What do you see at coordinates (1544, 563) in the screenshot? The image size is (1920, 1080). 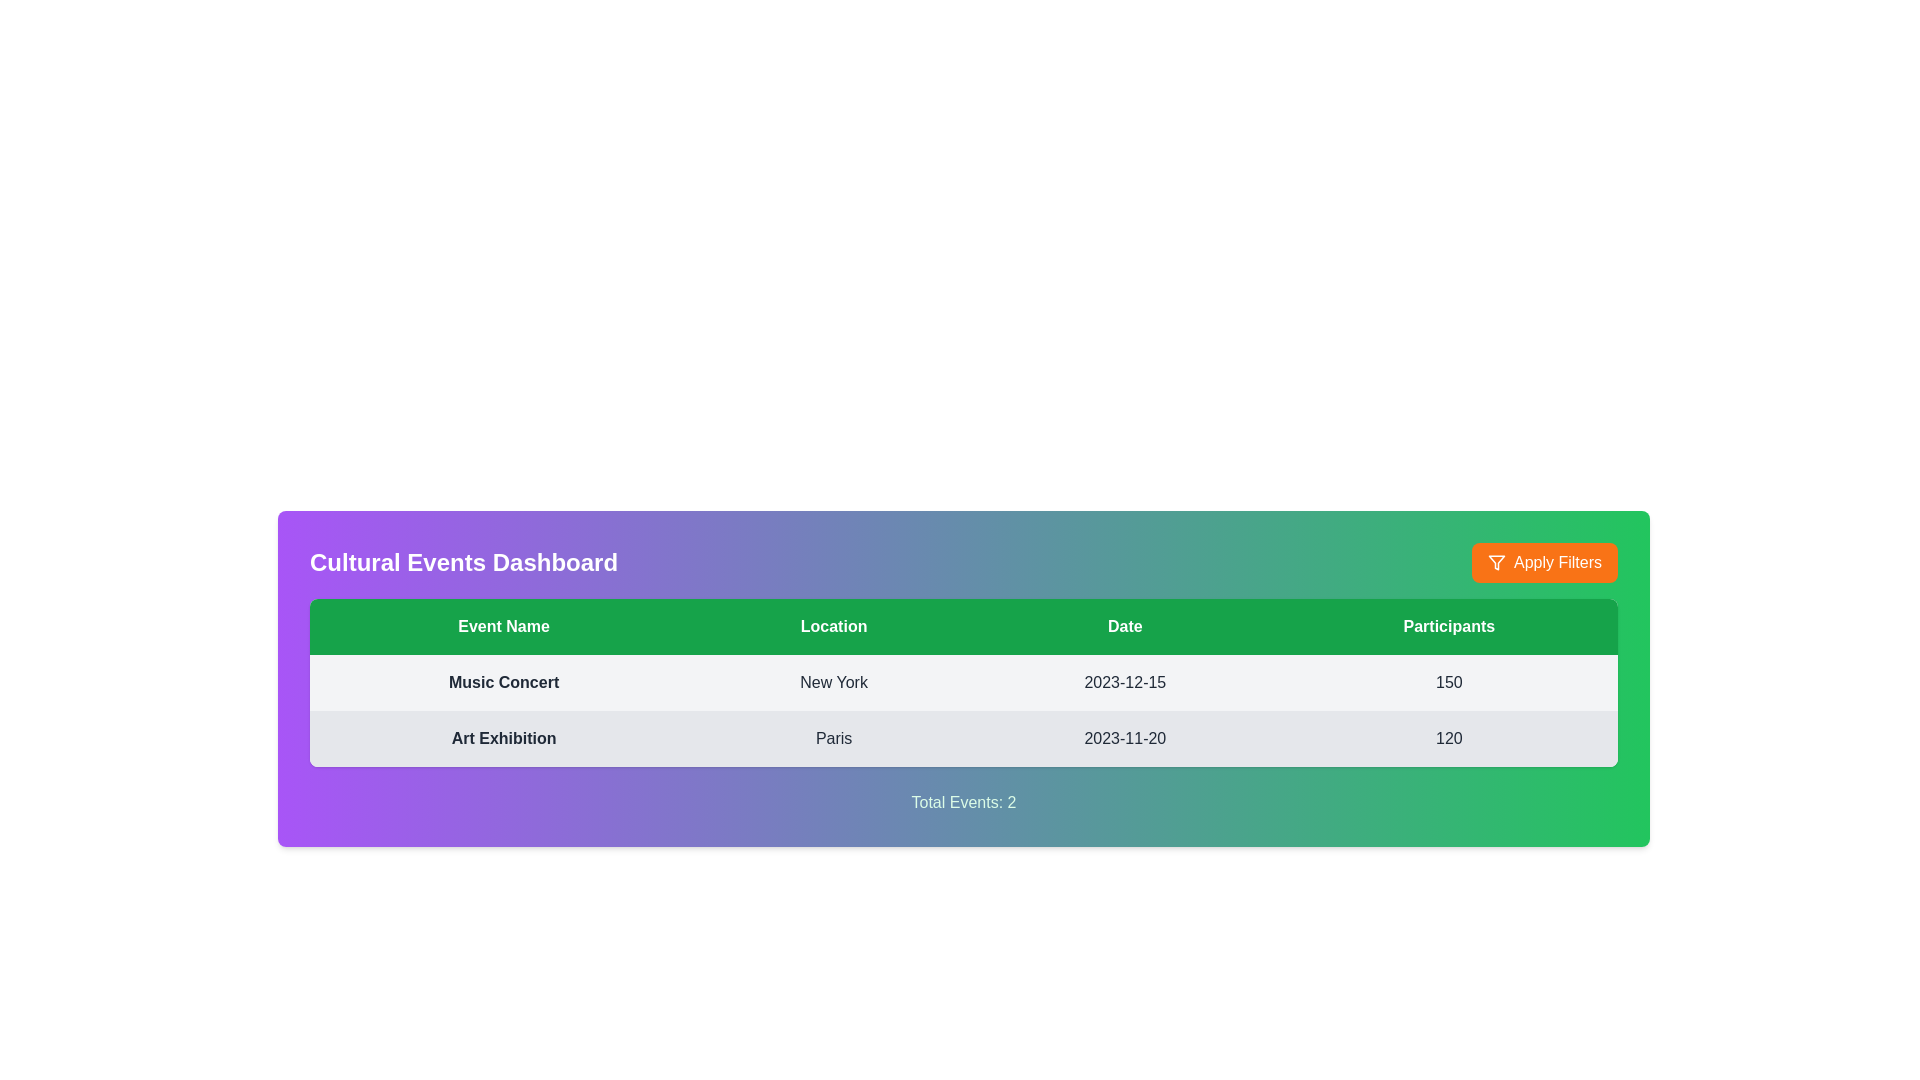 I see `'Apply Filters' button` at bounding box center [1544, 563].